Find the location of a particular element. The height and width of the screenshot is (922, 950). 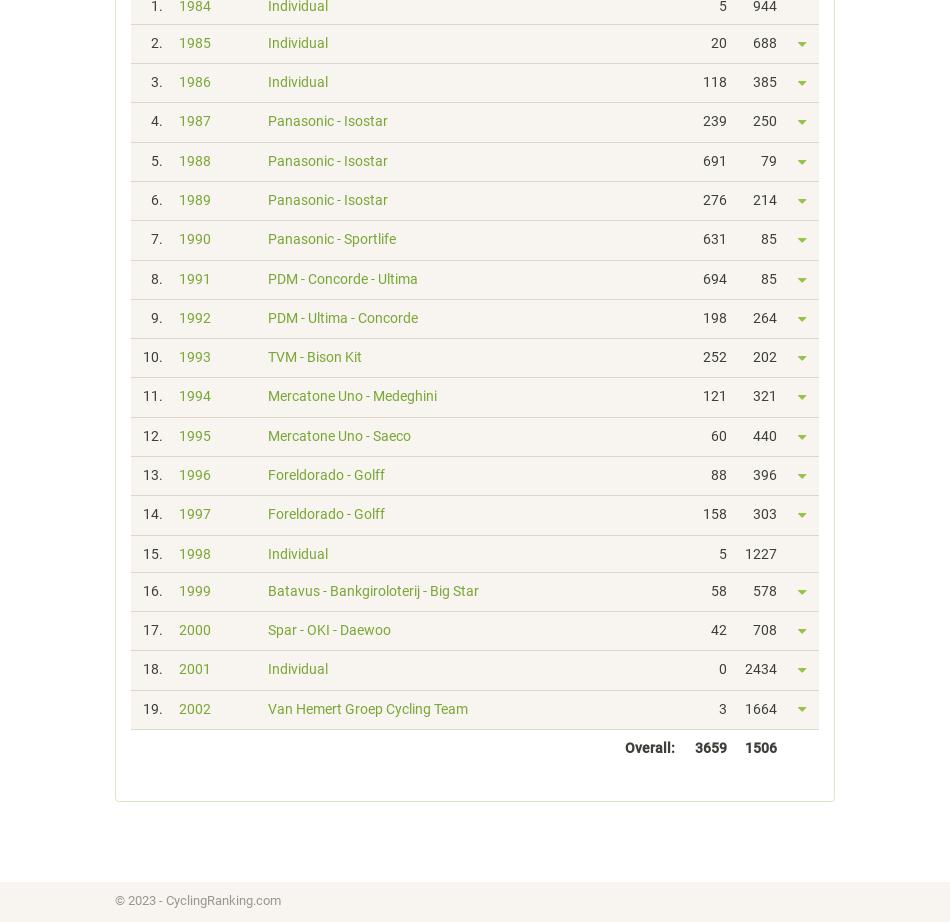

'2002' is located at coordinates (178, 707).